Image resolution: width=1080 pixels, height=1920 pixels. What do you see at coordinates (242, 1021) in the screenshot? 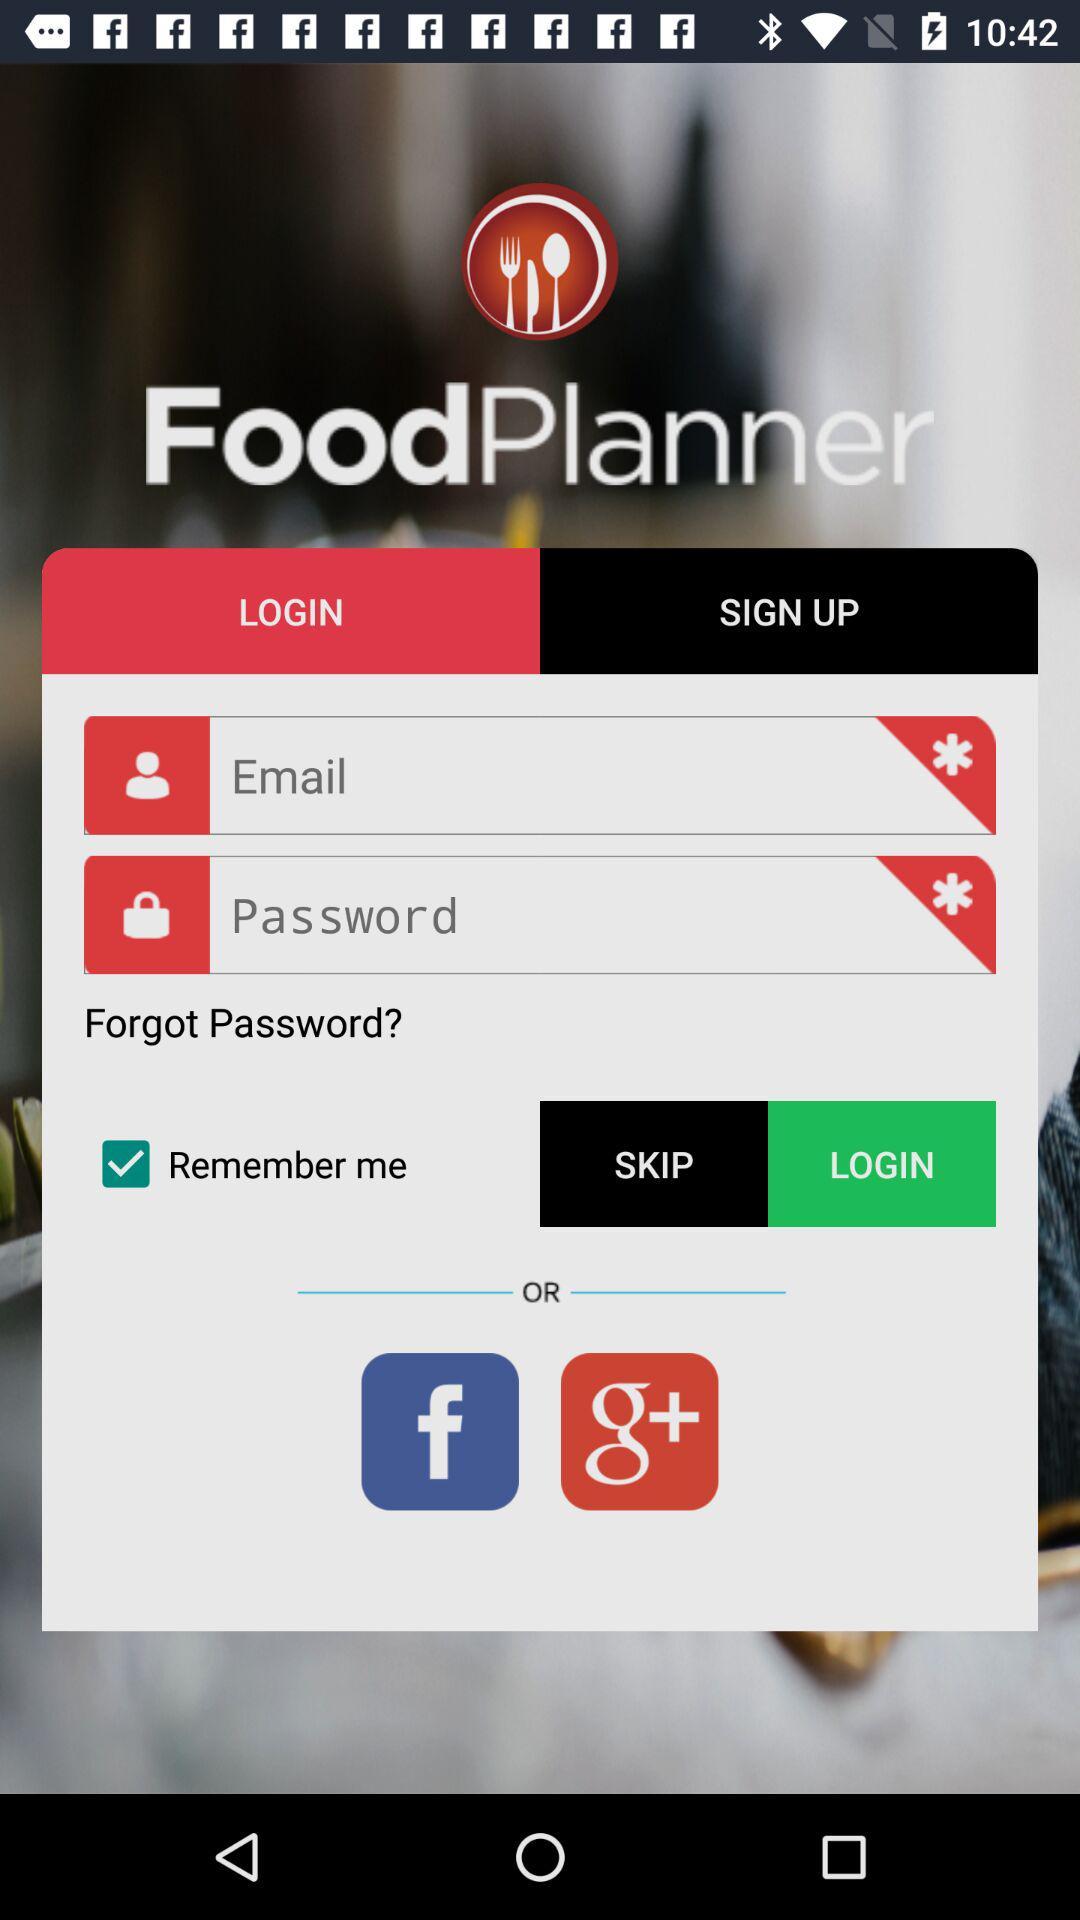
I see `the forgot password? item` at bounding box center [242, 1021].